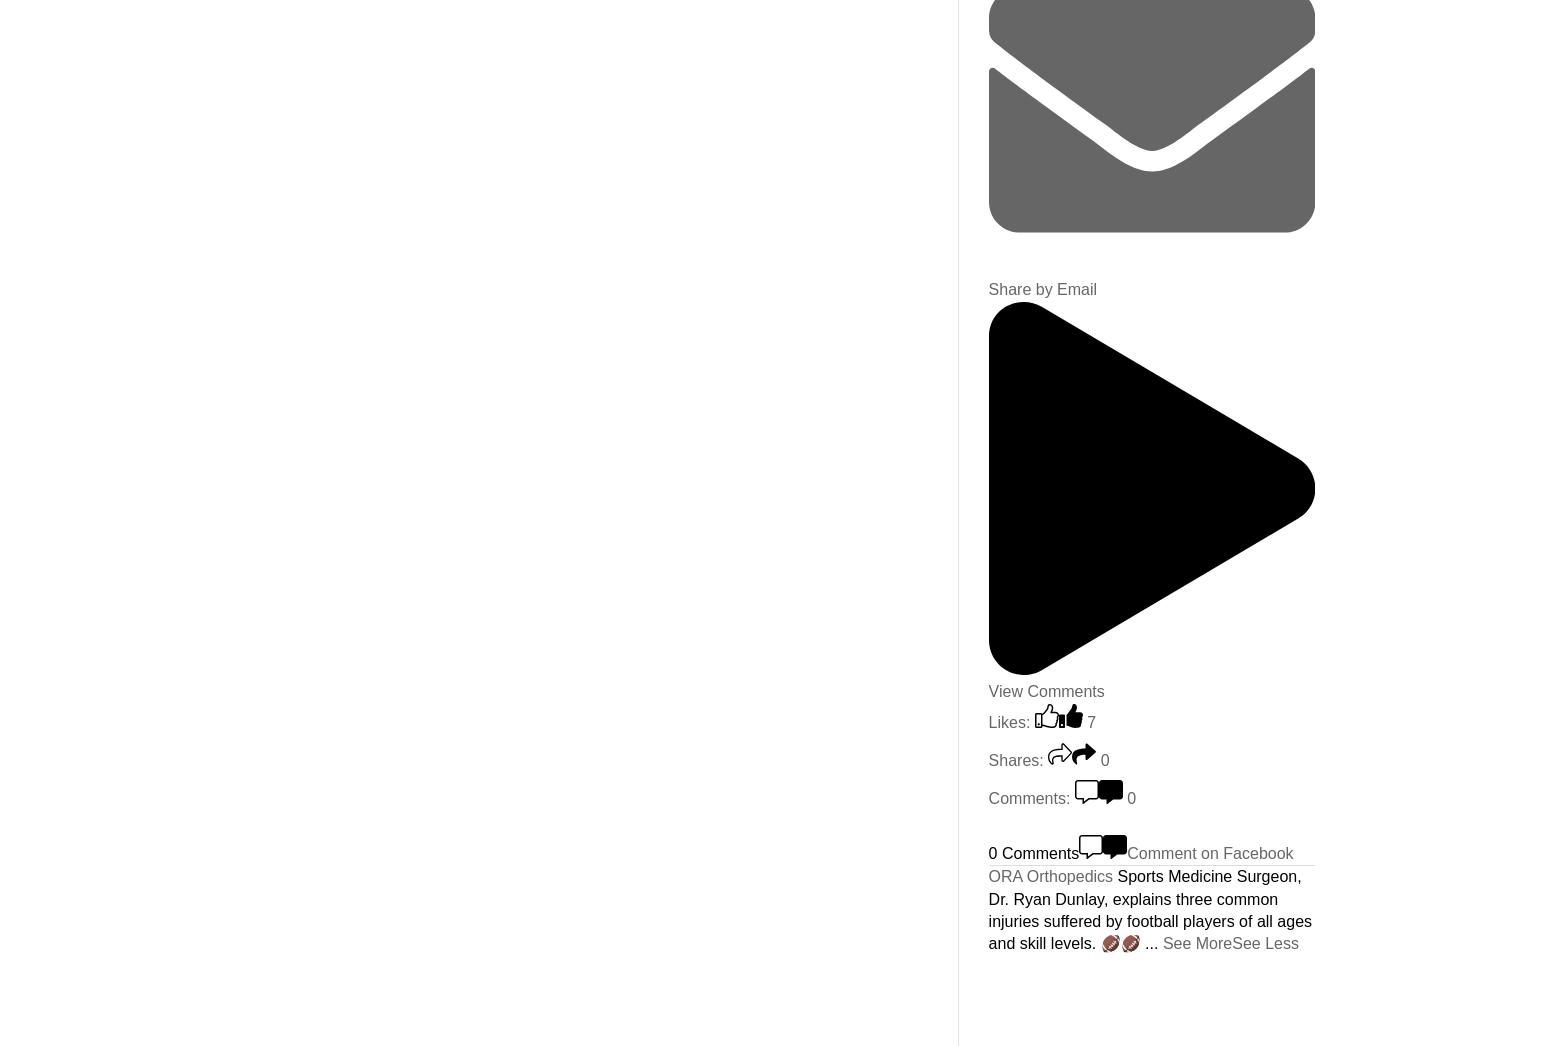 The width and height of the screenshot is (1550, 1046). I want to click on '7', so click(1086, 721).